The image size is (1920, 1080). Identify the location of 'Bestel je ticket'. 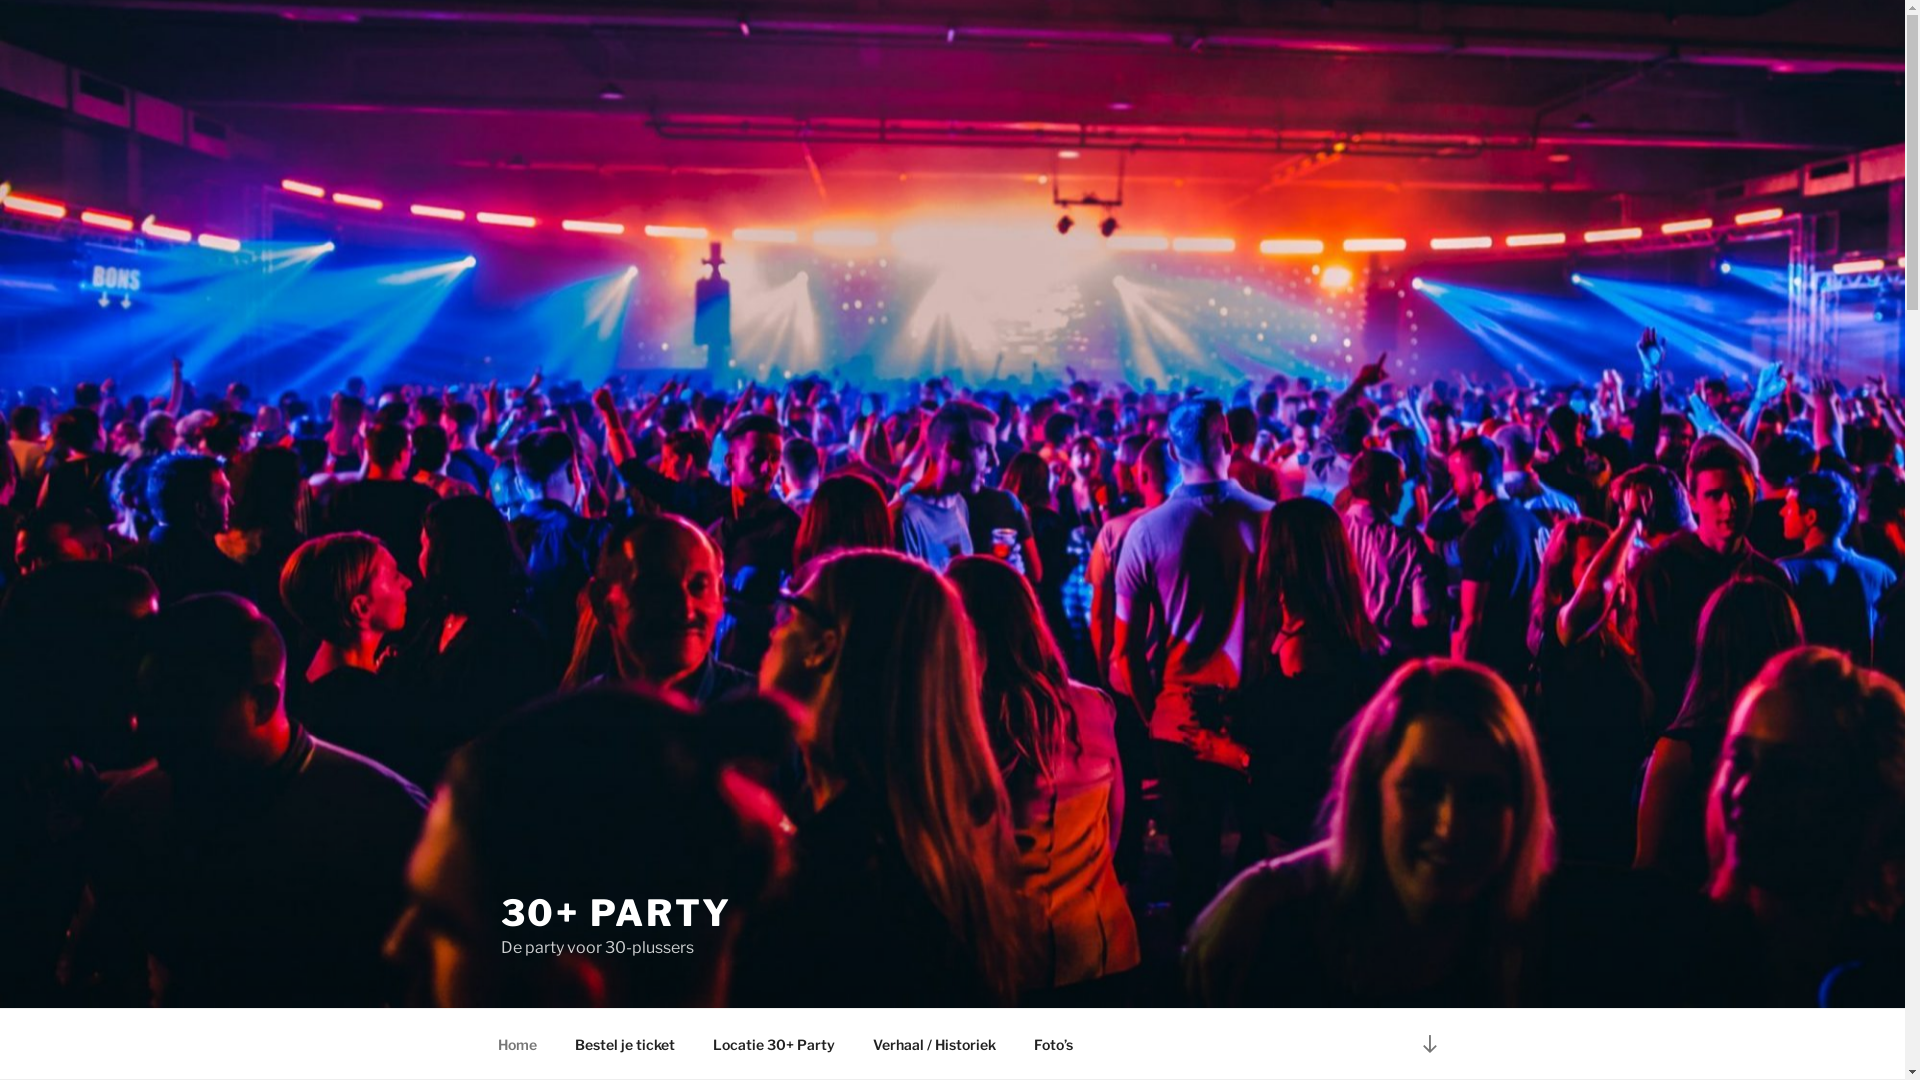
(557, 1043).